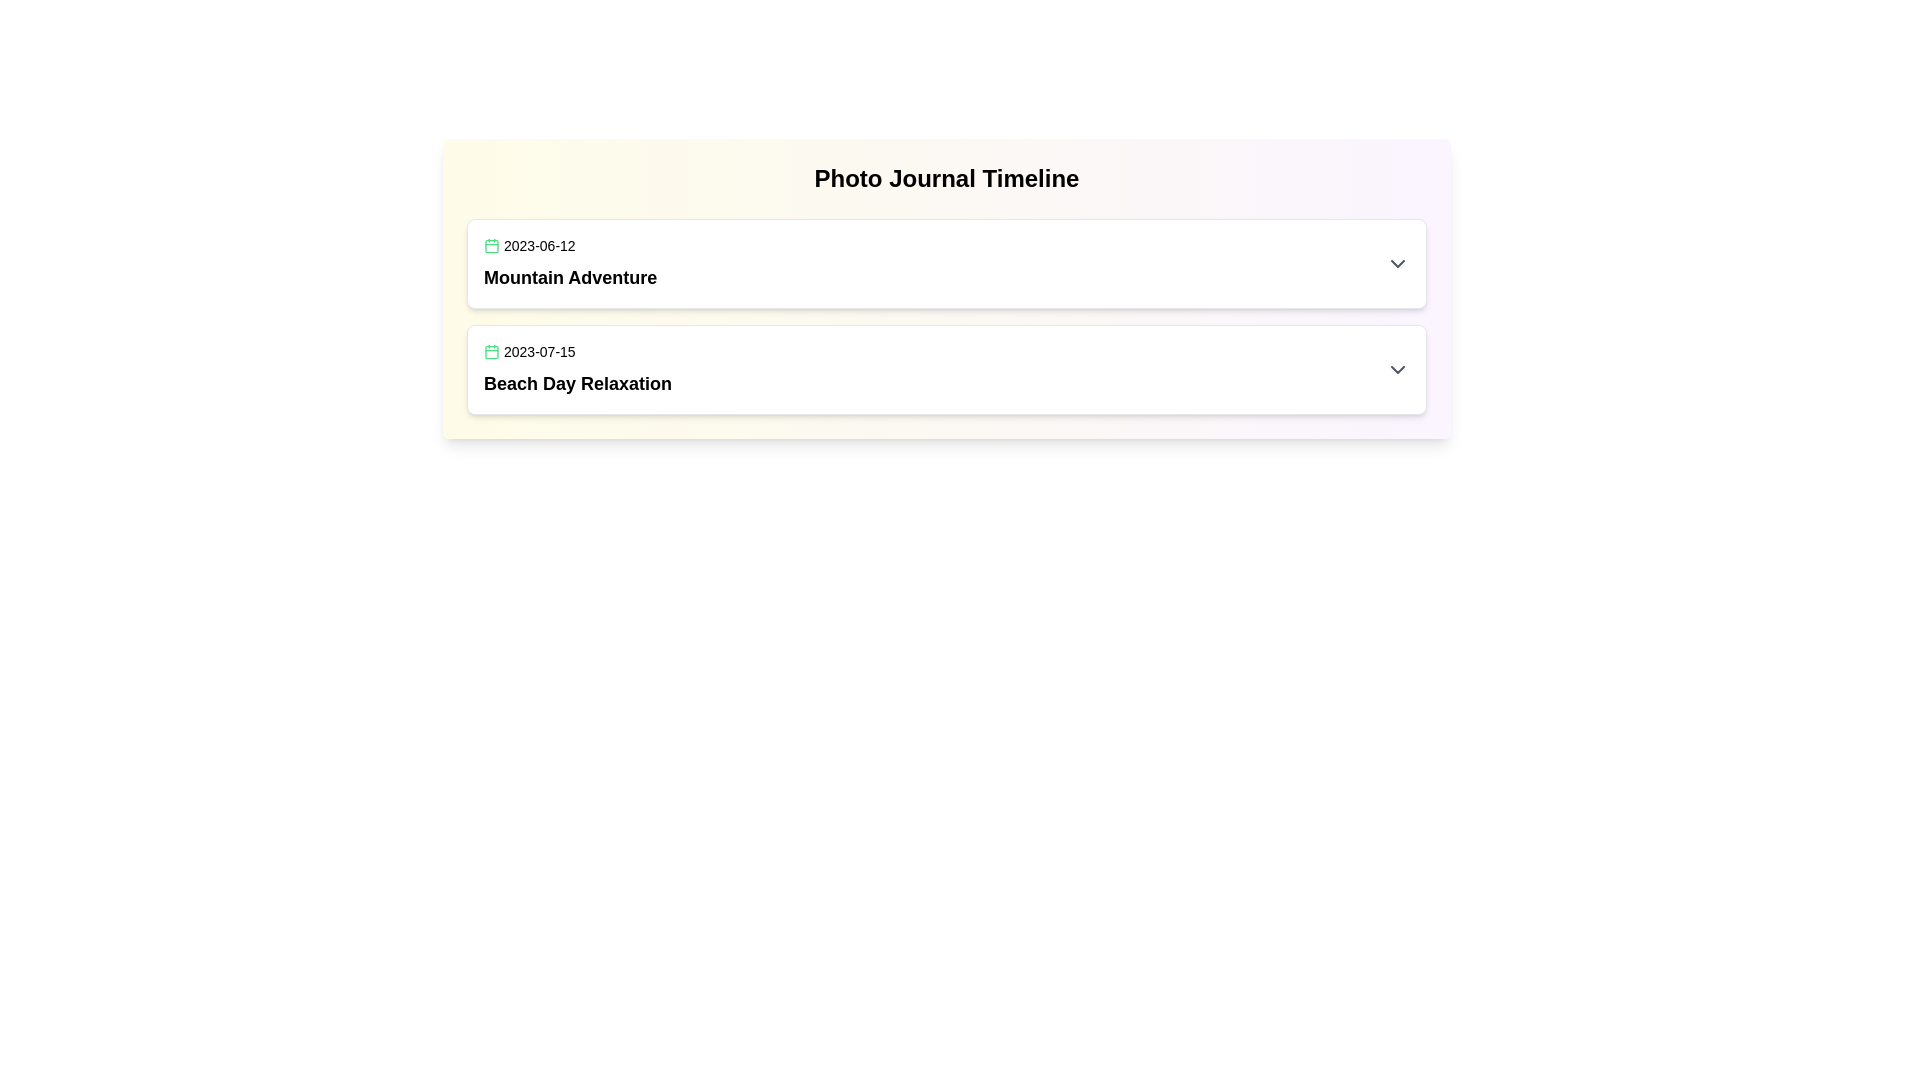 This screenshot has height=1080, width=1920. I want to click on the decorative SVG shape (rounded rectangle) within the calendar icon for the date '2023-07-15 Beach Day Relaxation' located in the left portion of the second list item, so click(491, 350).